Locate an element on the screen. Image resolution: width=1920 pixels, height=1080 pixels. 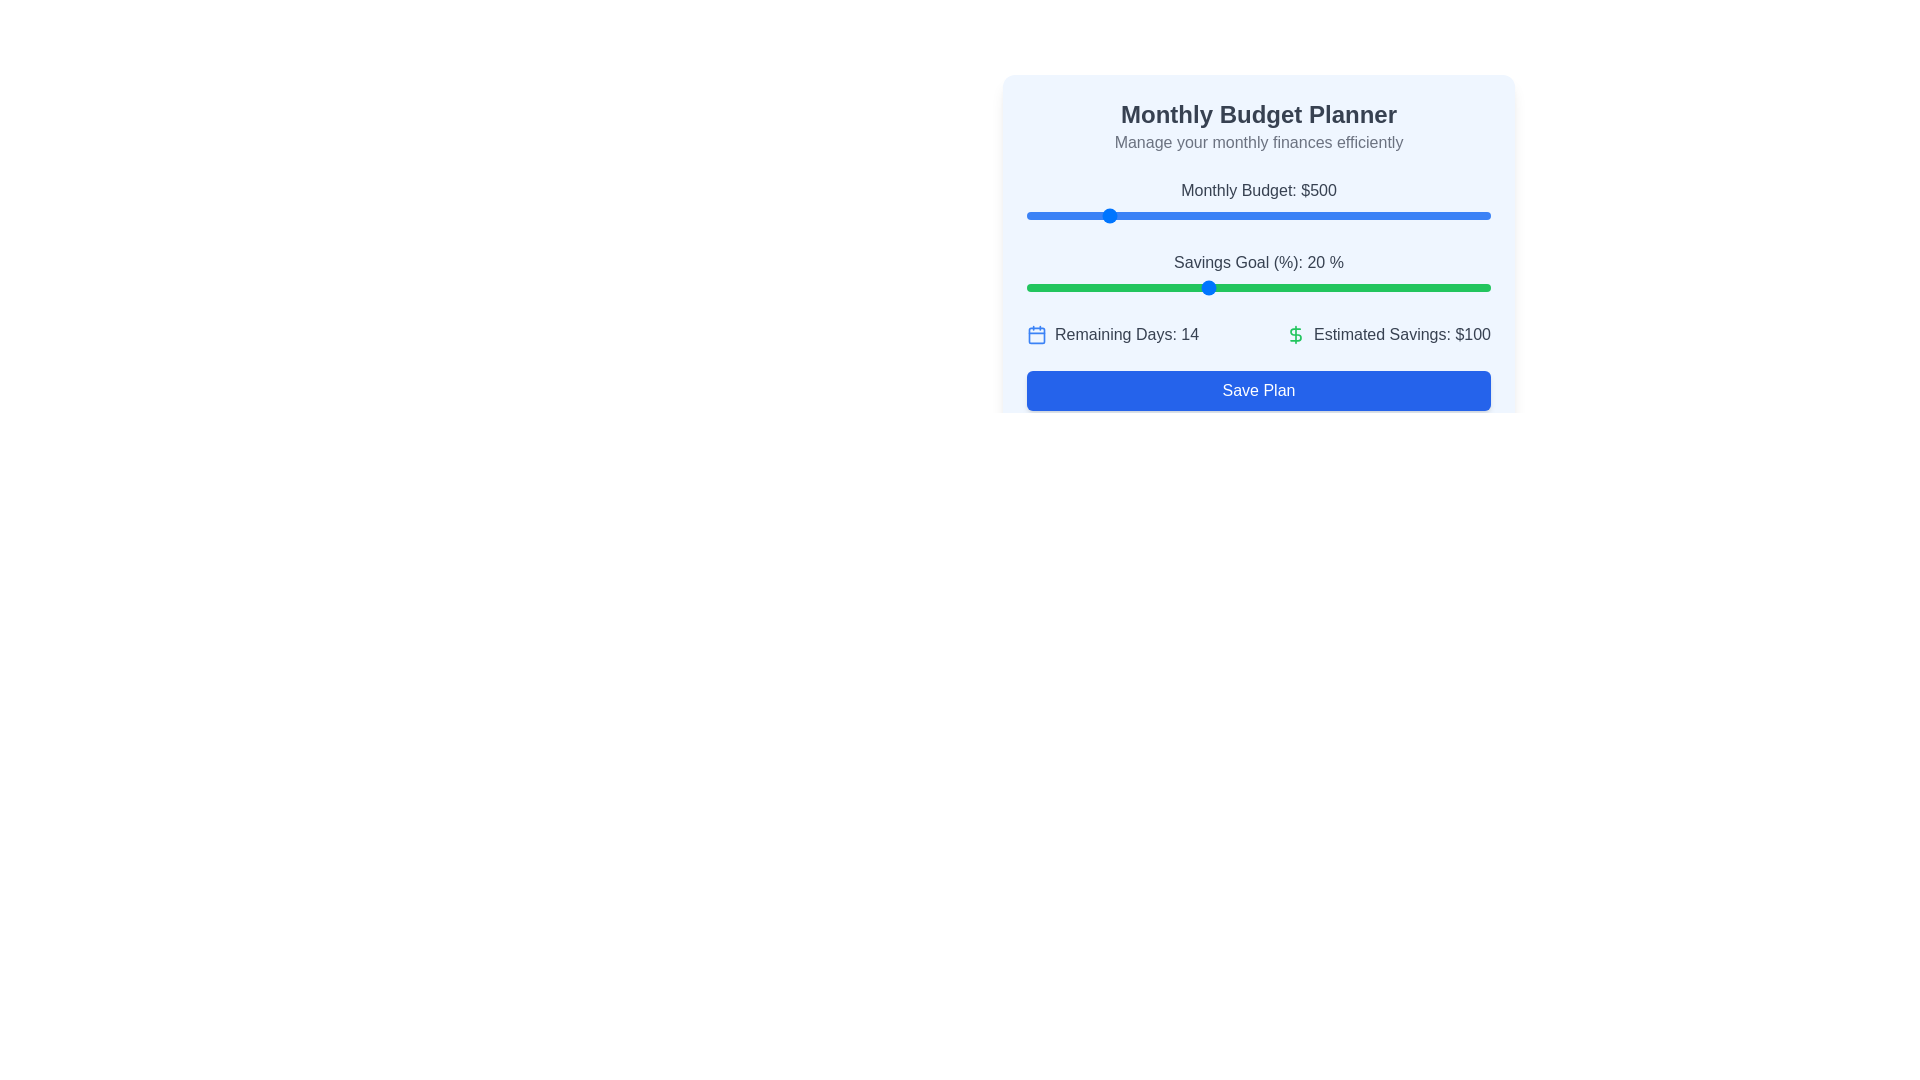
the 'Monthly Budget Planner' text block, which includes the title in bold dark gray and subtitle in lighter gray, located at the top of the card layout is located at coordinates (1257, 127).